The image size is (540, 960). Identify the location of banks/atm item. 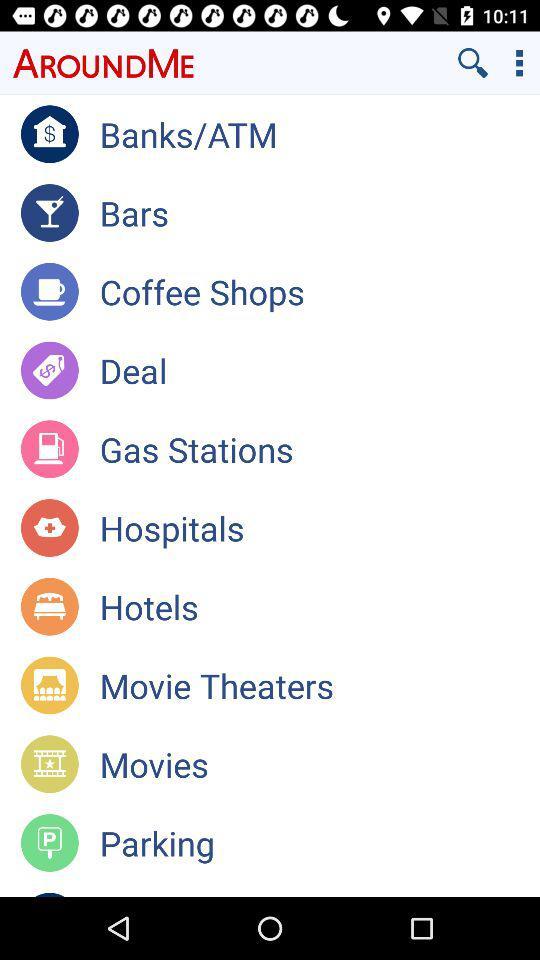
(319, 133).